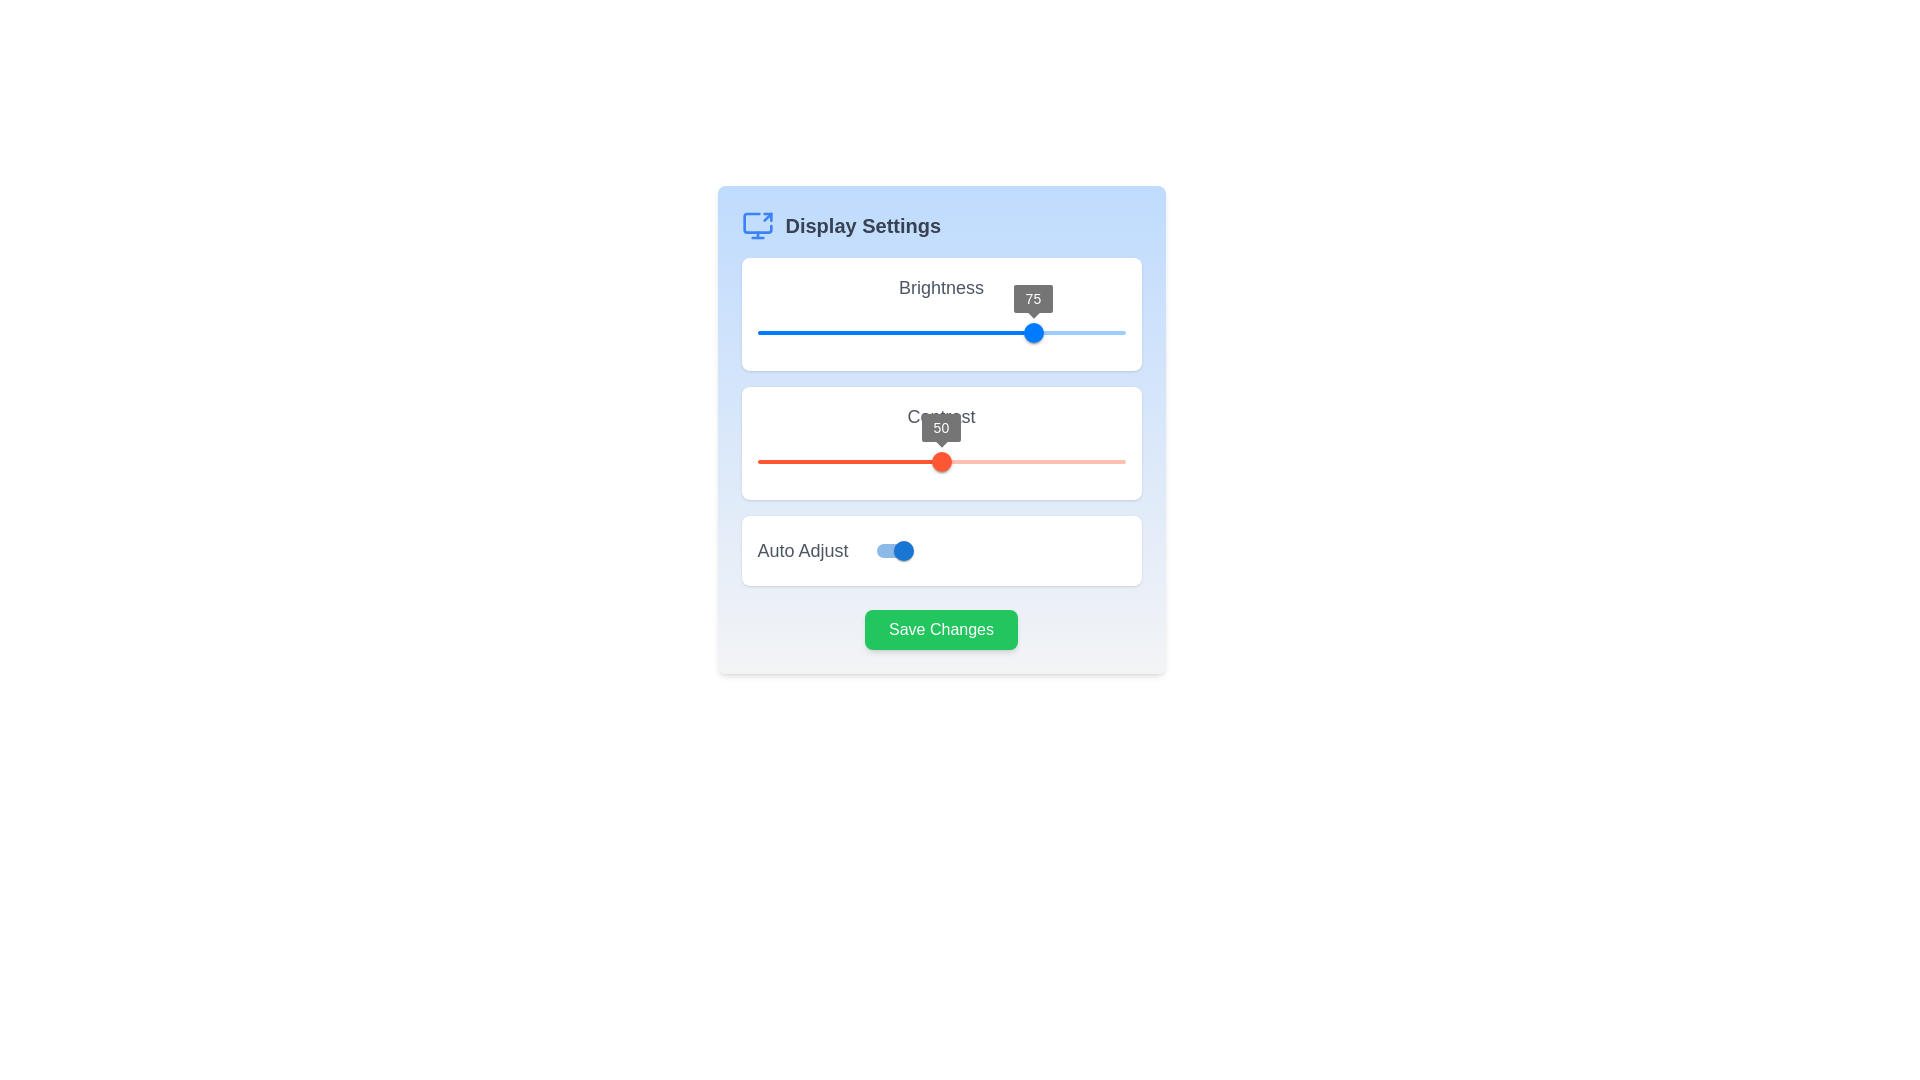 The image size is (1920, 1080). What do you see at coordinates (1035, 331) in the screenshot?
I see `the brightness` at bounding box center [1035, 331].